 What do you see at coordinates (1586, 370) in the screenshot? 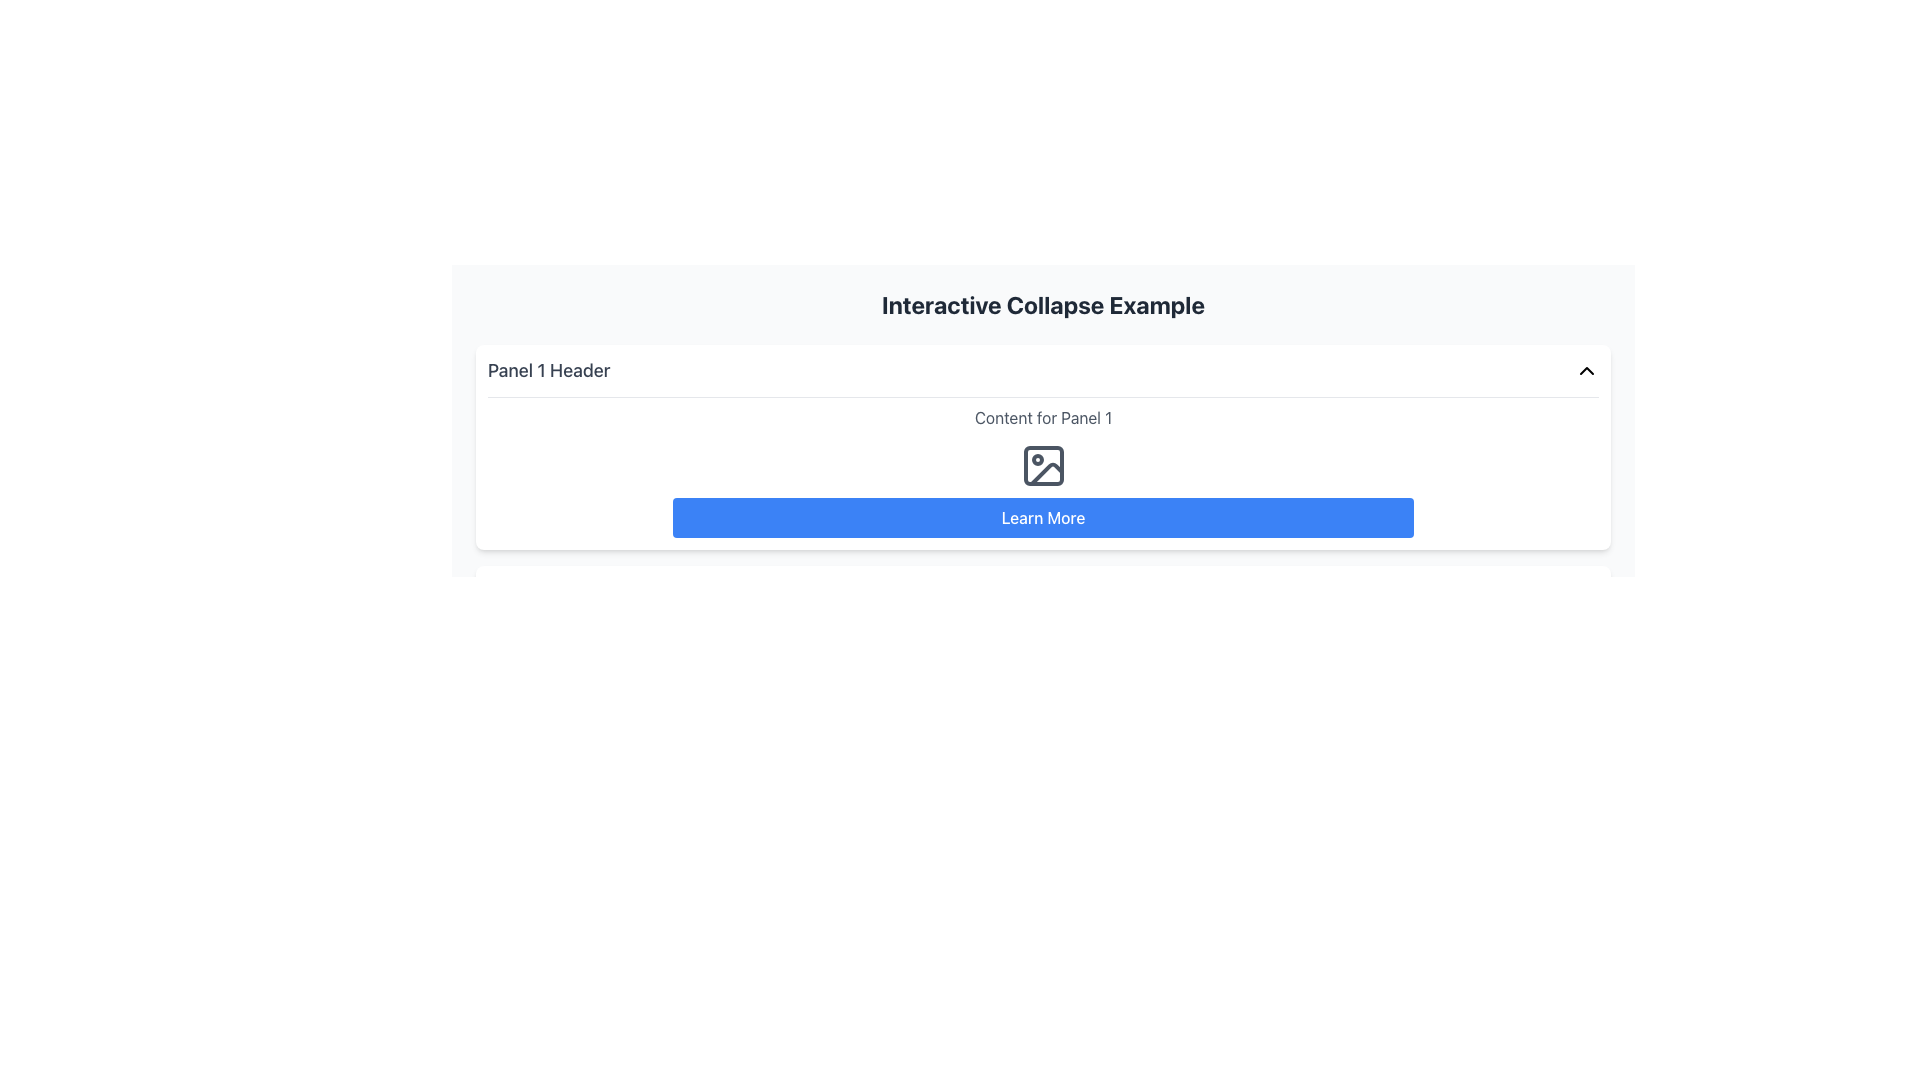
I see `the upward-facing chevron icon located to the far right of the 'Panel 1 Header' for potential visual feedback` at bounding box center [1586, 370].